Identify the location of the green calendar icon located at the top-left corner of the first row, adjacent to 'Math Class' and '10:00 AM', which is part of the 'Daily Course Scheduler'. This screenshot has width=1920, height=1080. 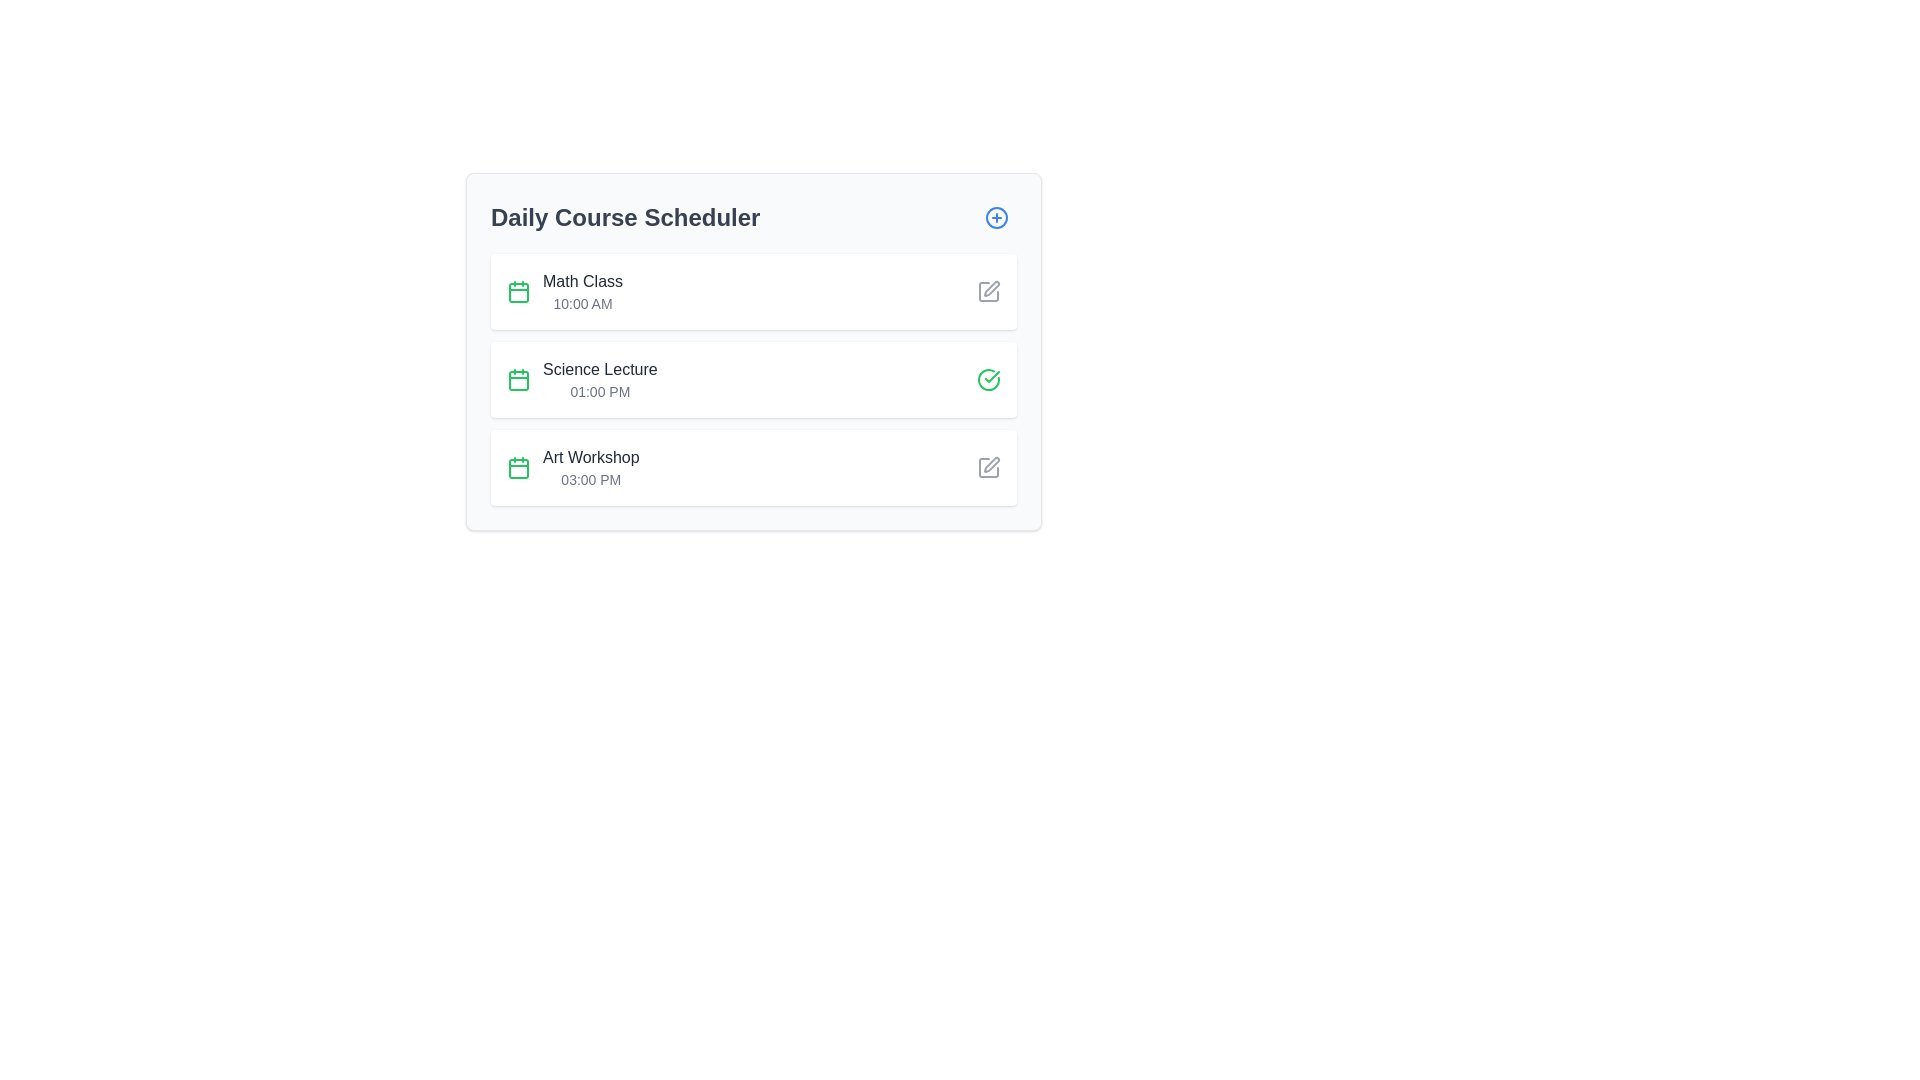
(518, 292).